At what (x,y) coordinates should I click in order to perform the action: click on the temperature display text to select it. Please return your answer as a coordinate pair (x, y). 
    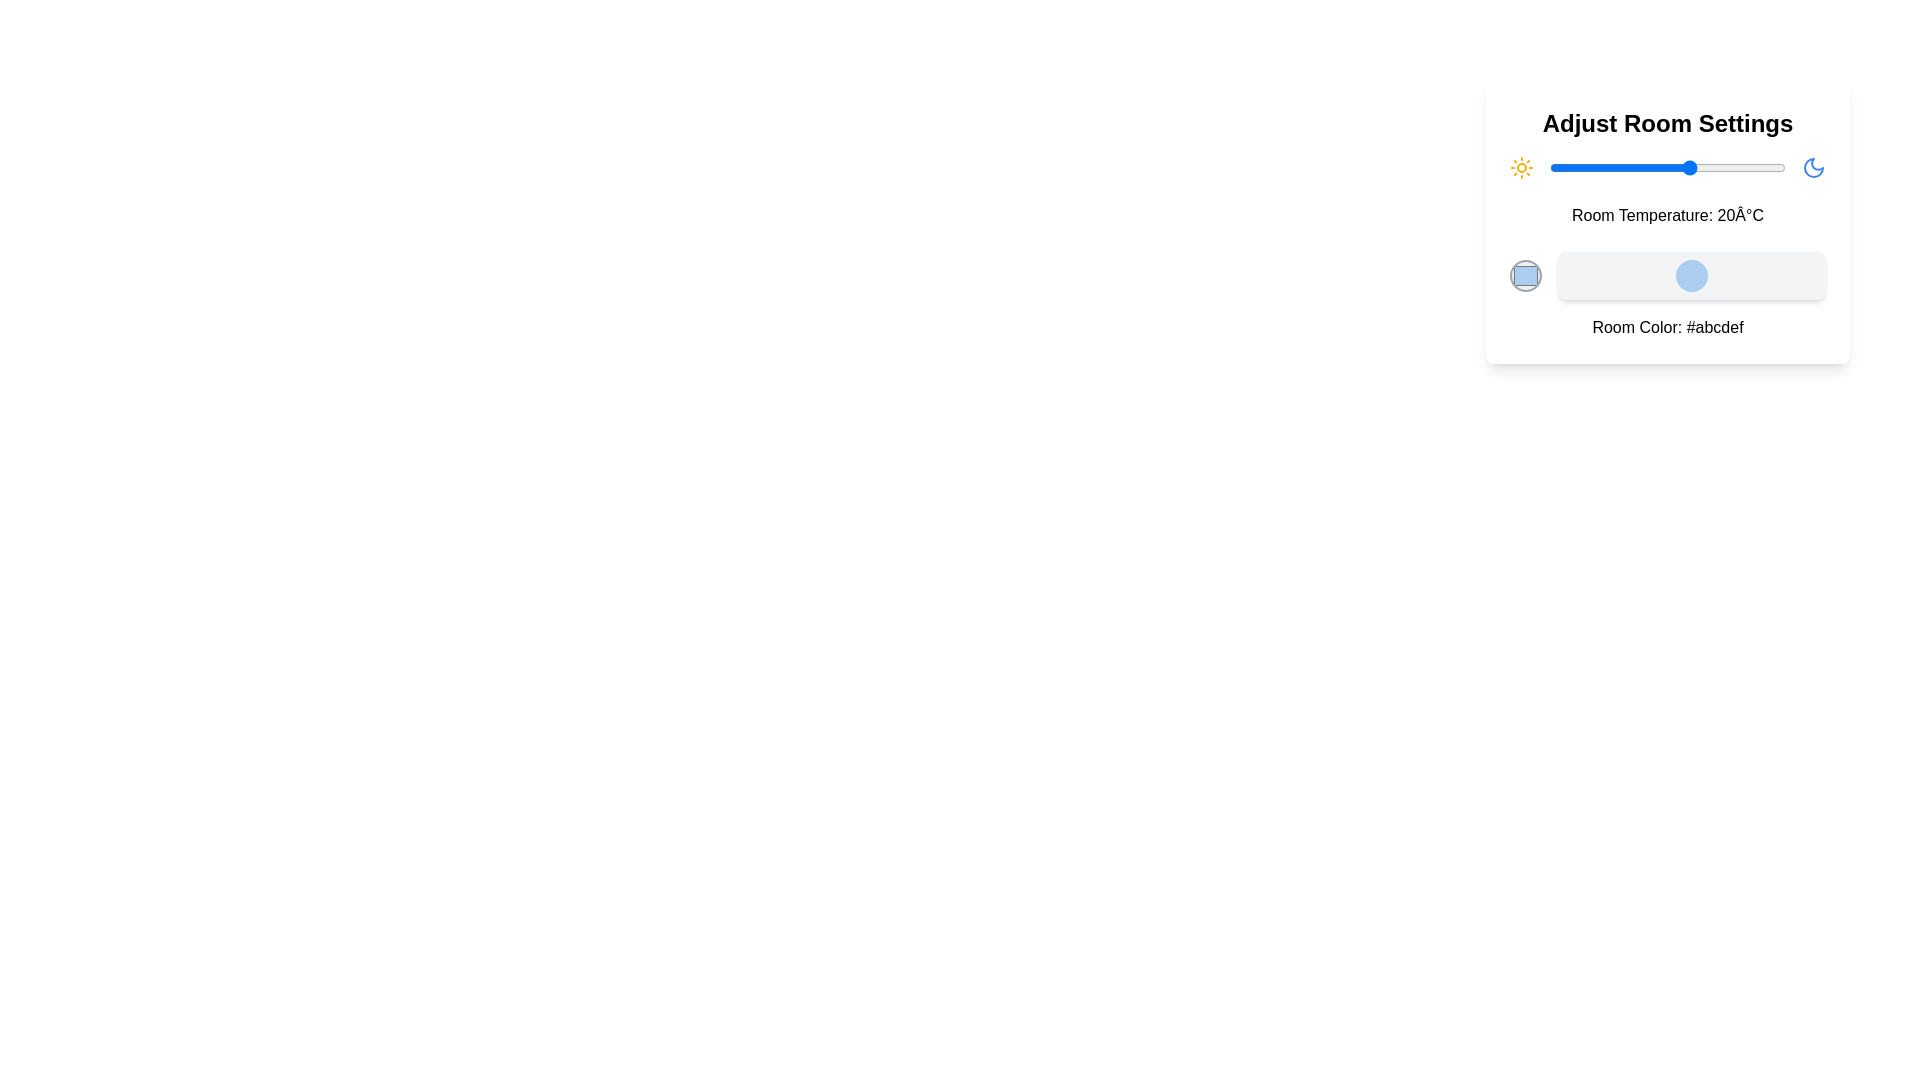
    Looking at the image, I should click on (1668, 216).